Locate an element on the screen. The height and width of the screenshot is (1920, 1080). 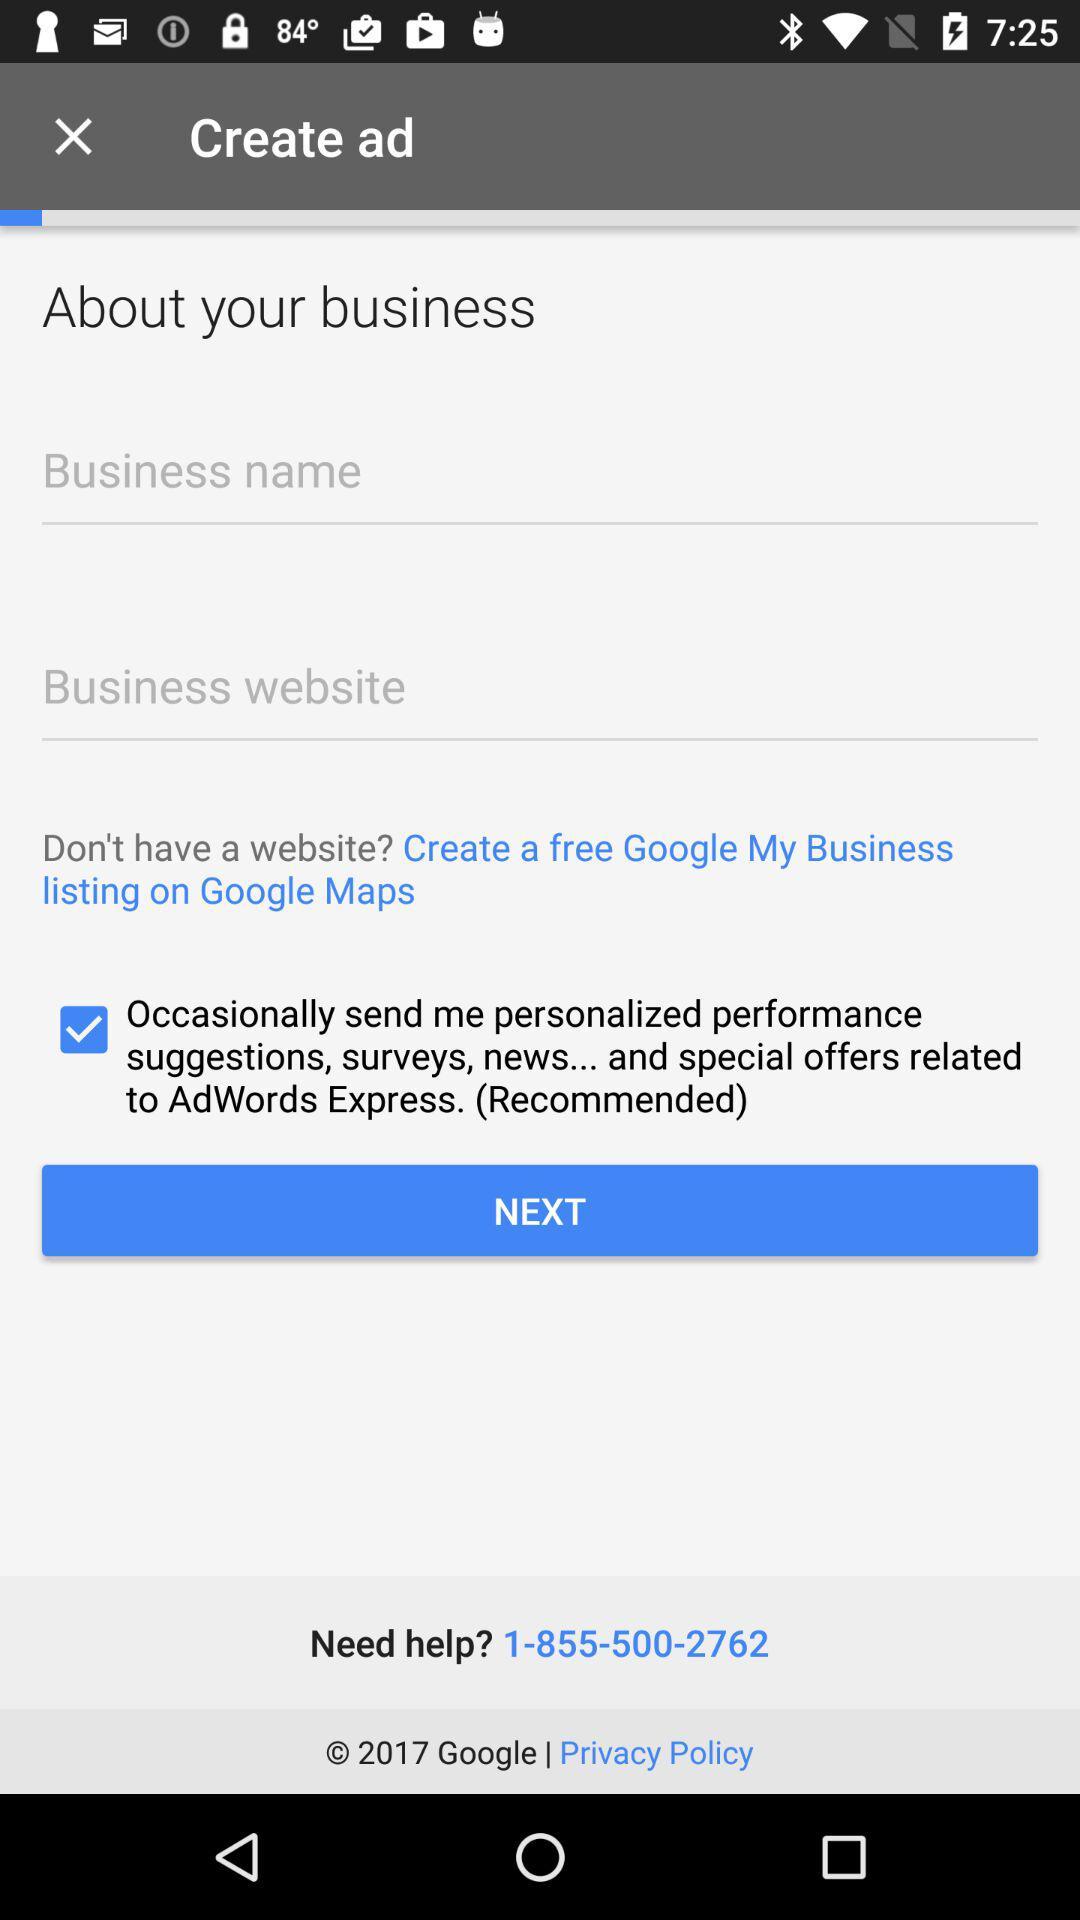
the need help 1 is located at coordinates (538, 1642).